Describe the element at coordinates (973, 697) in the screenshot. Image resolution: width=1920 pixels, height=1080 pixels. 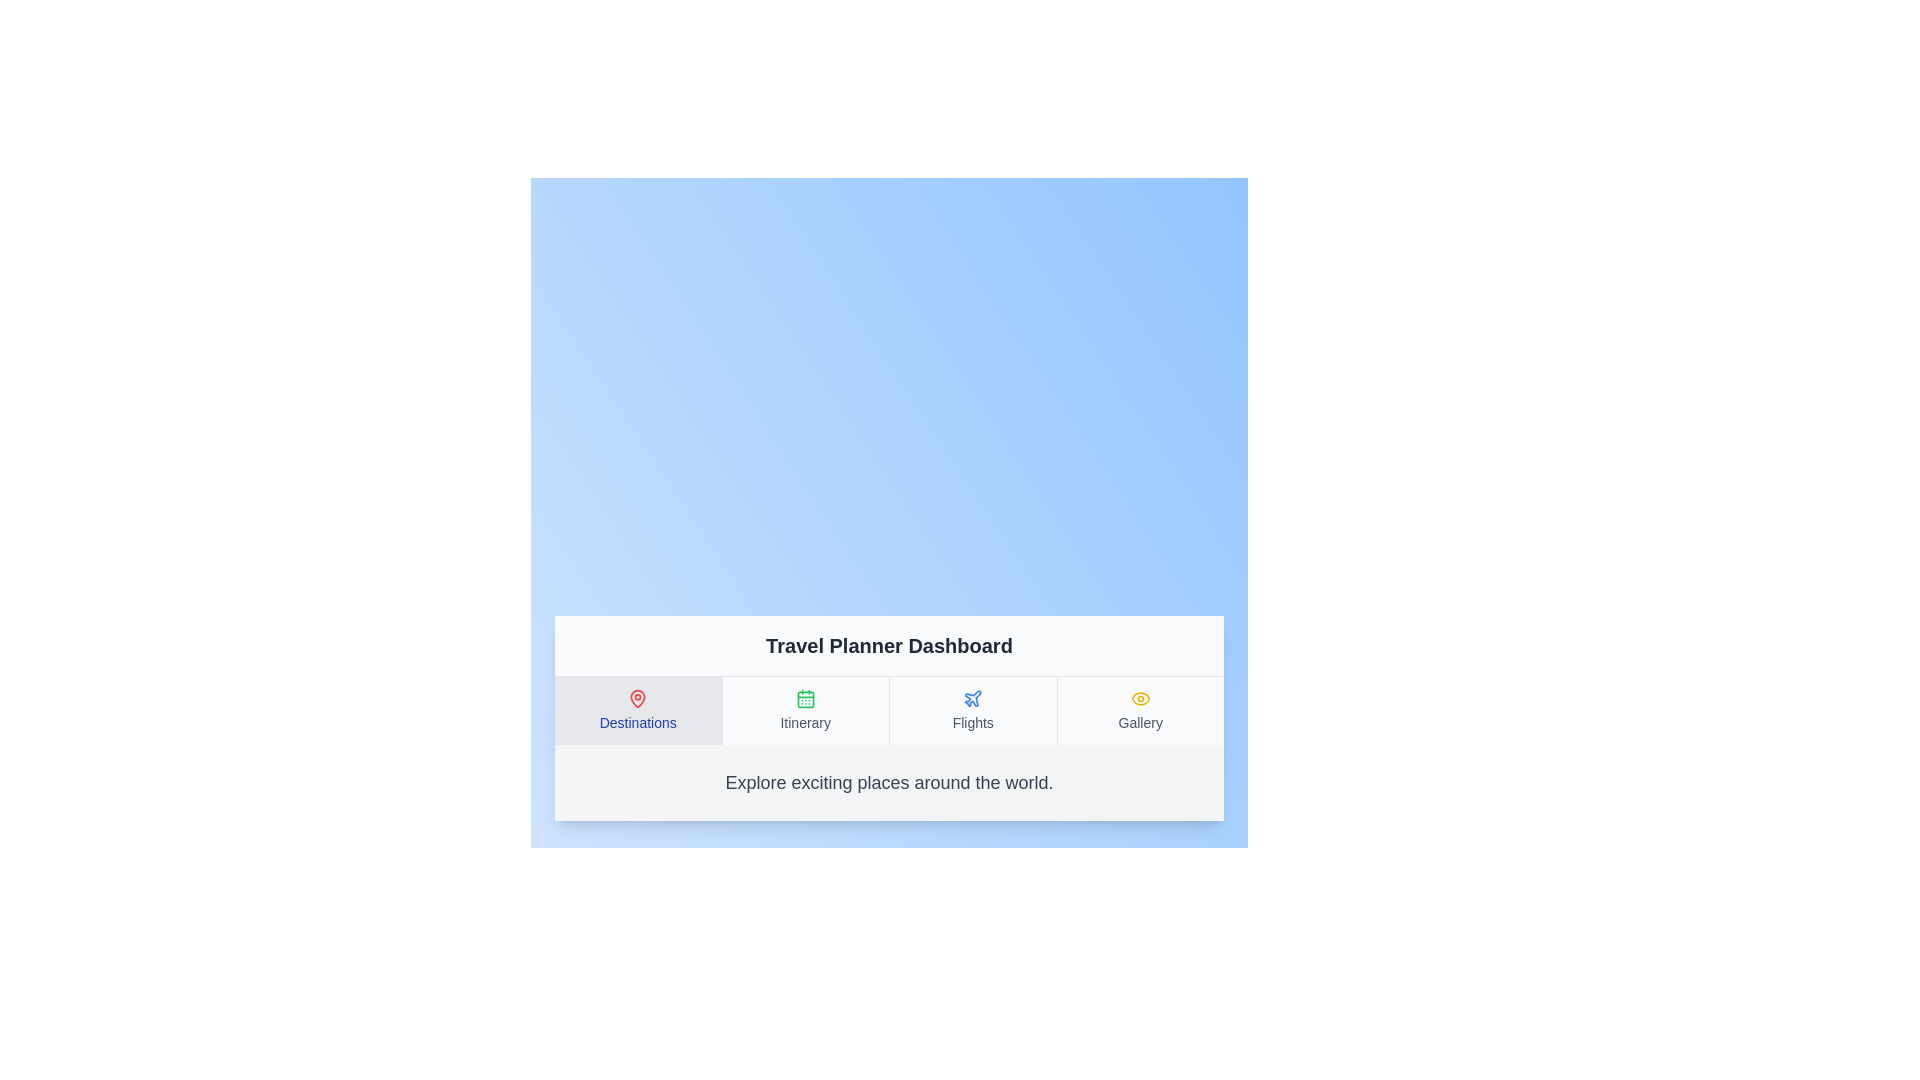
I see `the airplane icon, which is styled with blue color and linear strokes, located above the text 'Flights'` at that location.